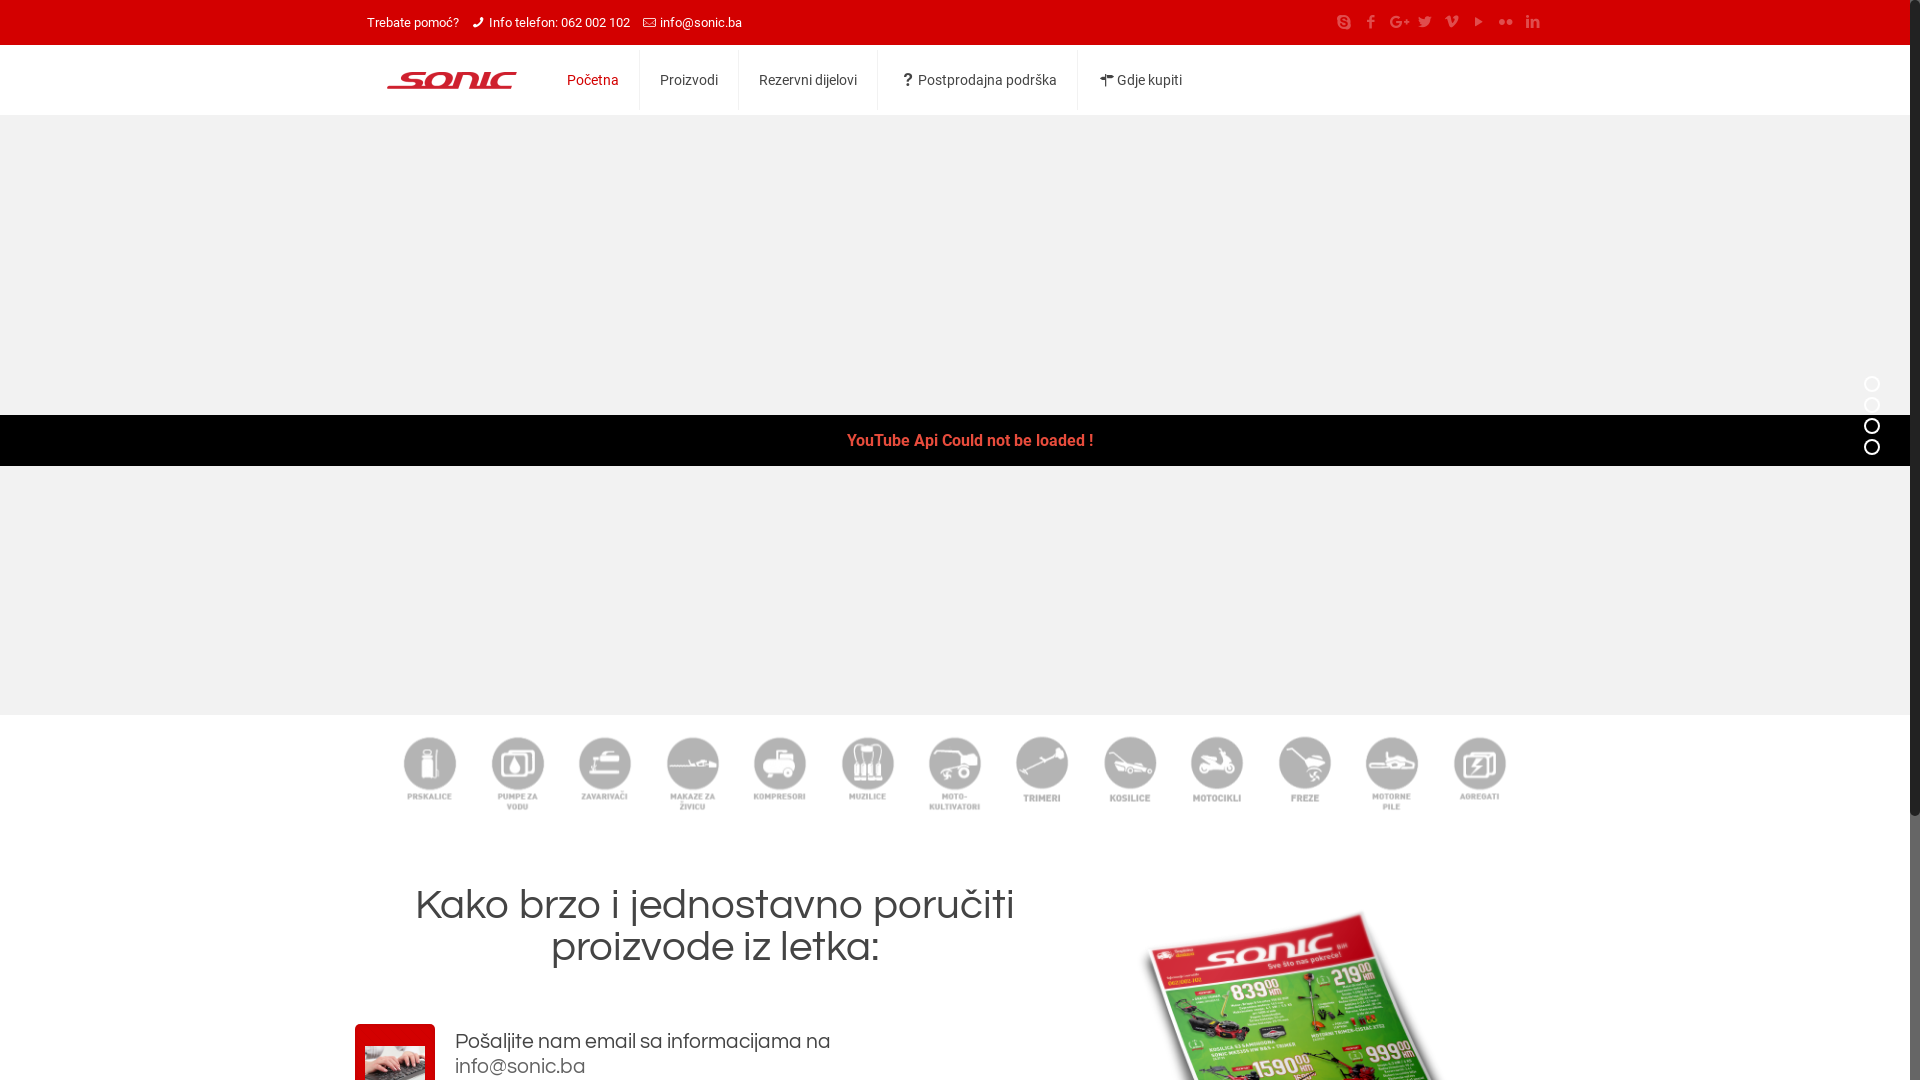  What do you see at coordinates (1260, 771) in the screenshot?
I see `'Freze'` at bounding box center [1260, 771].